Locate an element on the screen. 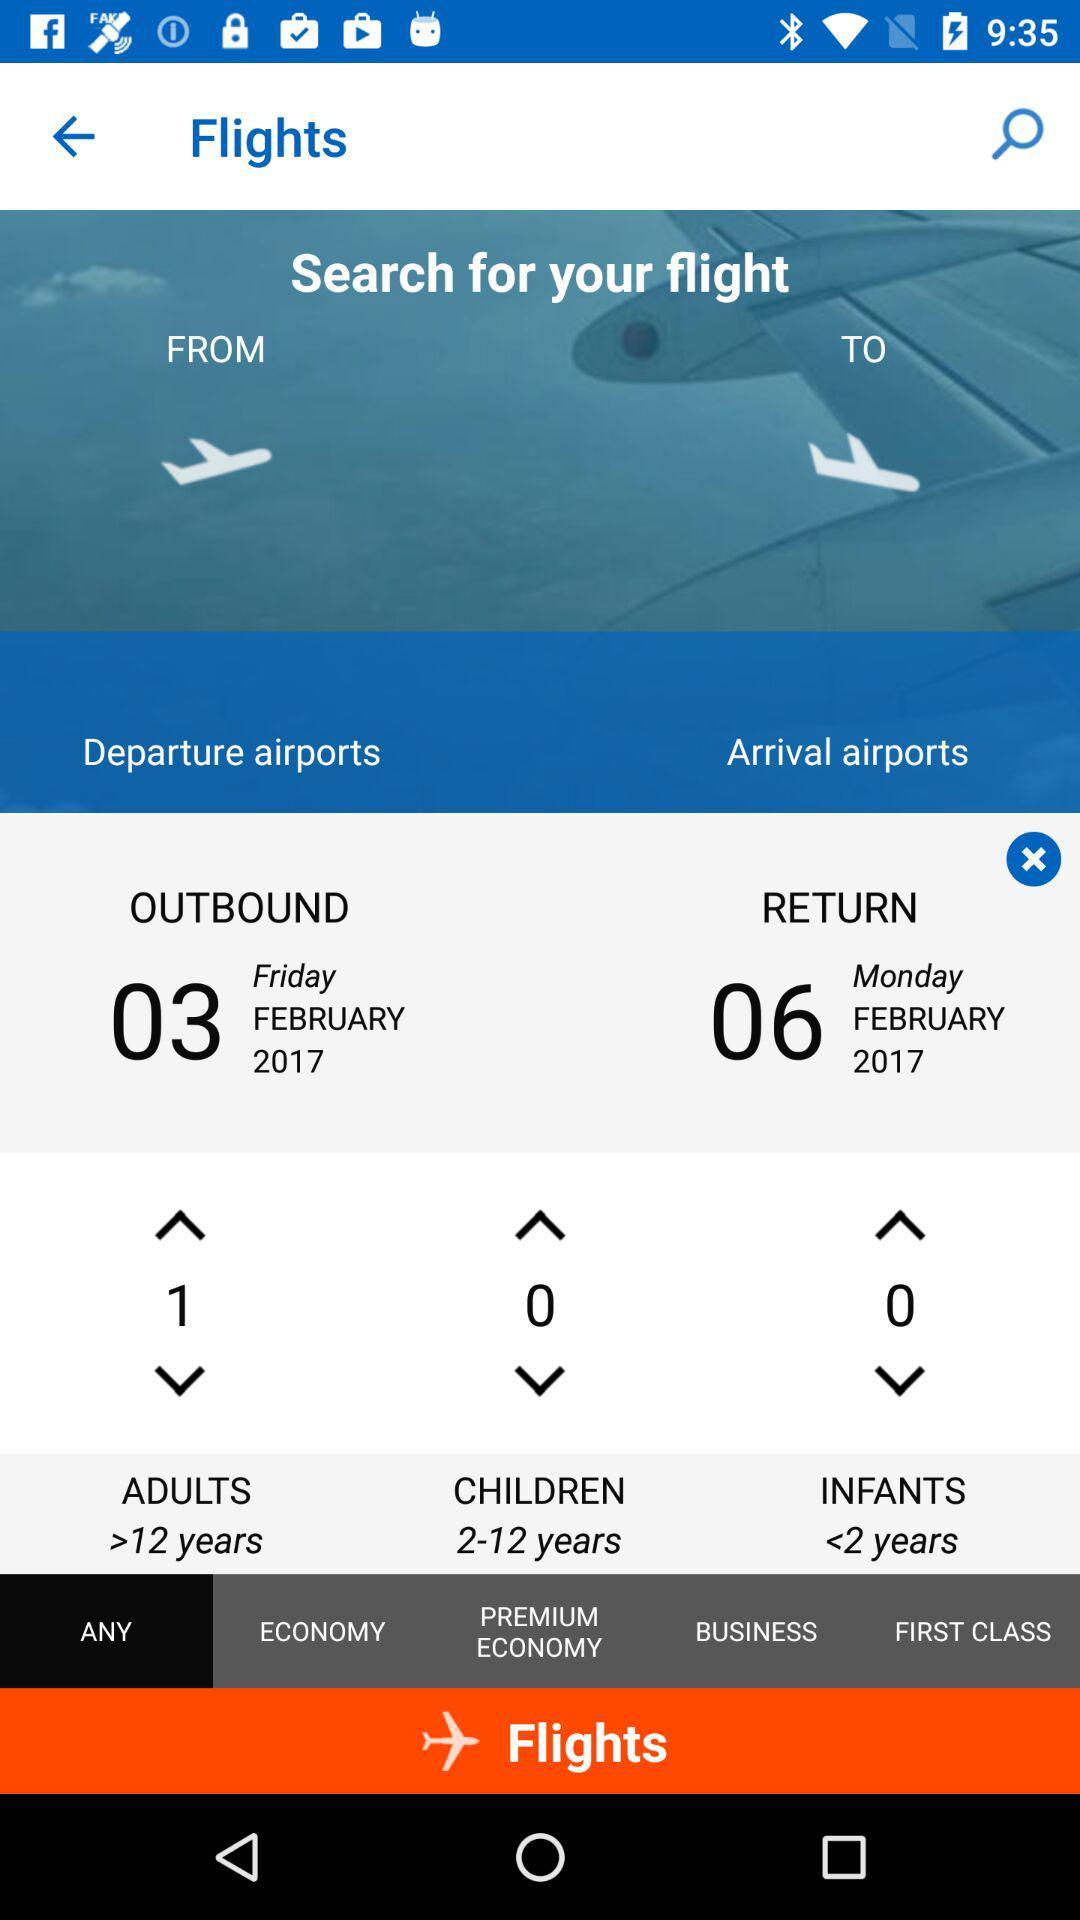 The image size is (1080, 1920). down grade button is located at coordinates (898, 1380).